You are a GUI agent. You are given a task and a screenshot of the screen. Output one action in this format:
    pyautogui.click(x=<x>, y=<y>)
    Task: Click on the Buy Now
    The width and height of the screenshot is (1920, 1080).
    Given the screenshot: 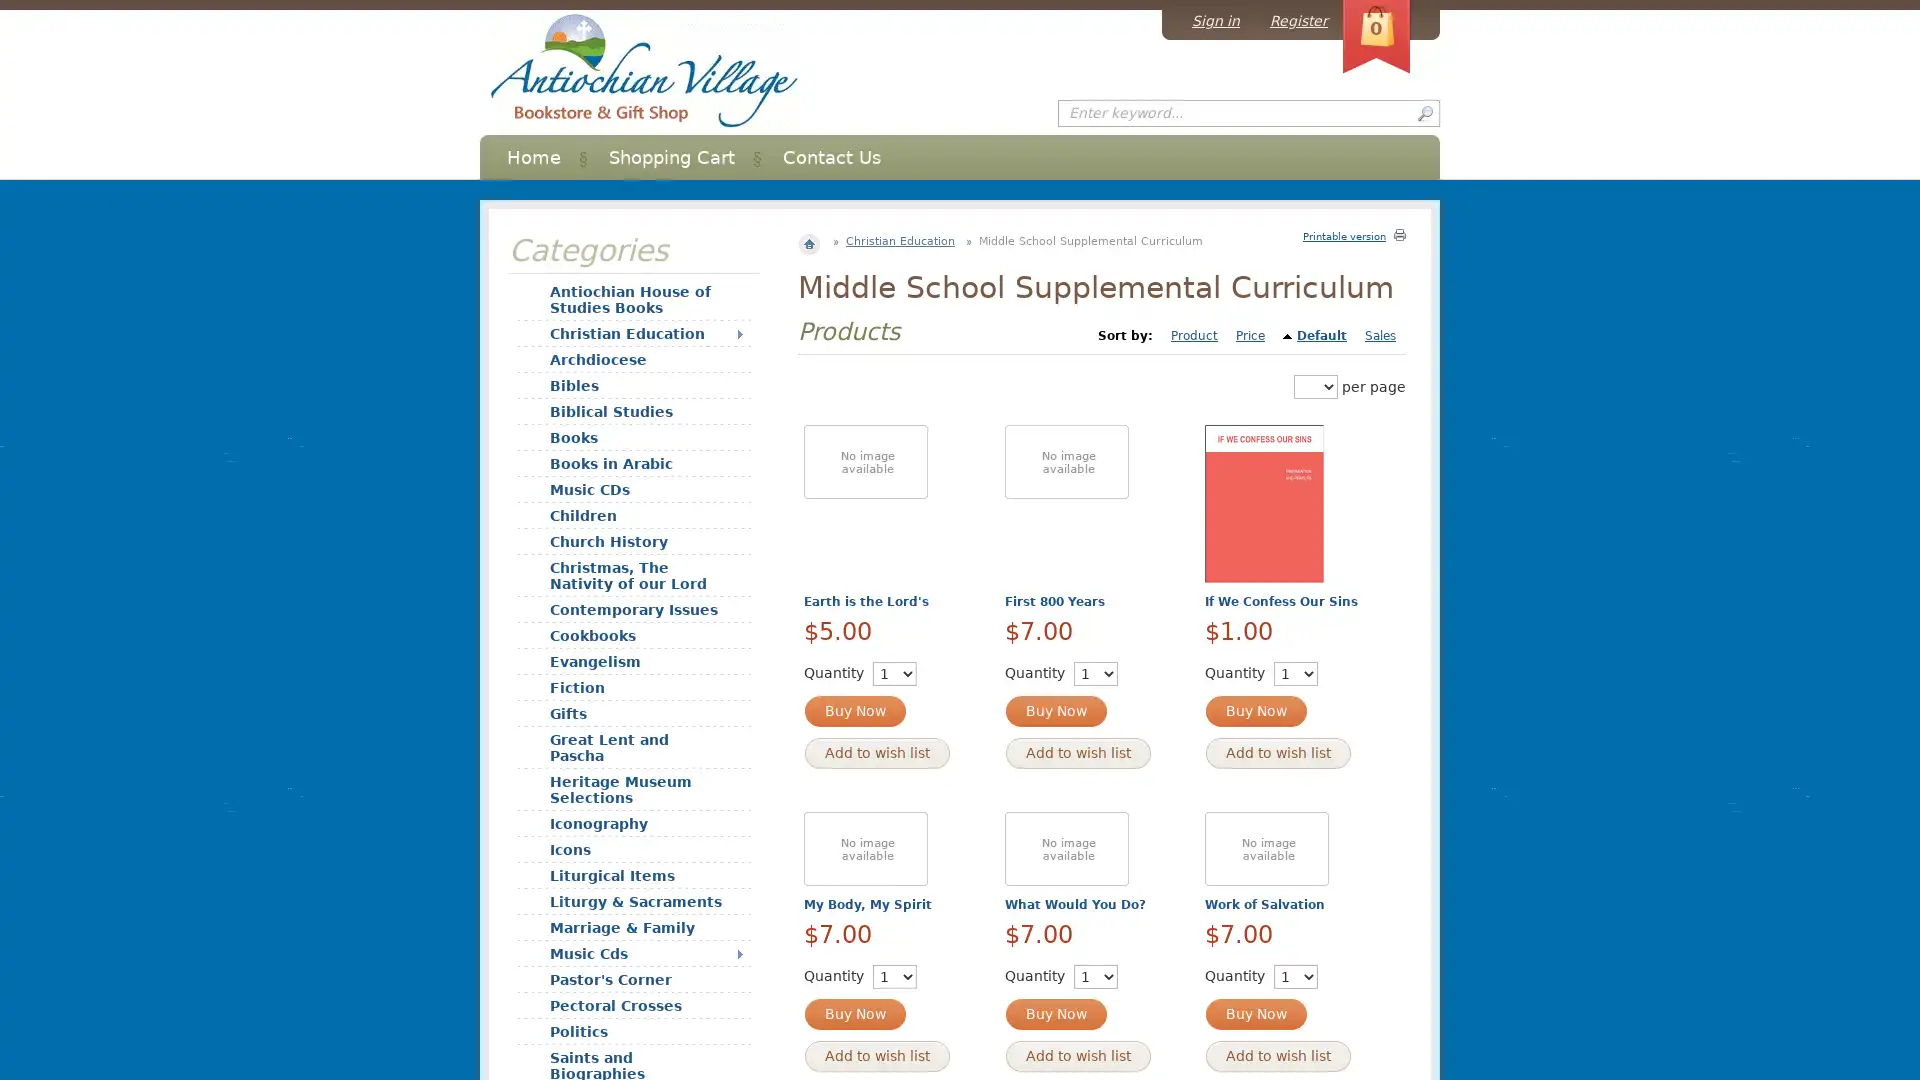 What is the action you would take?
    pyautogui.click(x=1054, y=710)
    